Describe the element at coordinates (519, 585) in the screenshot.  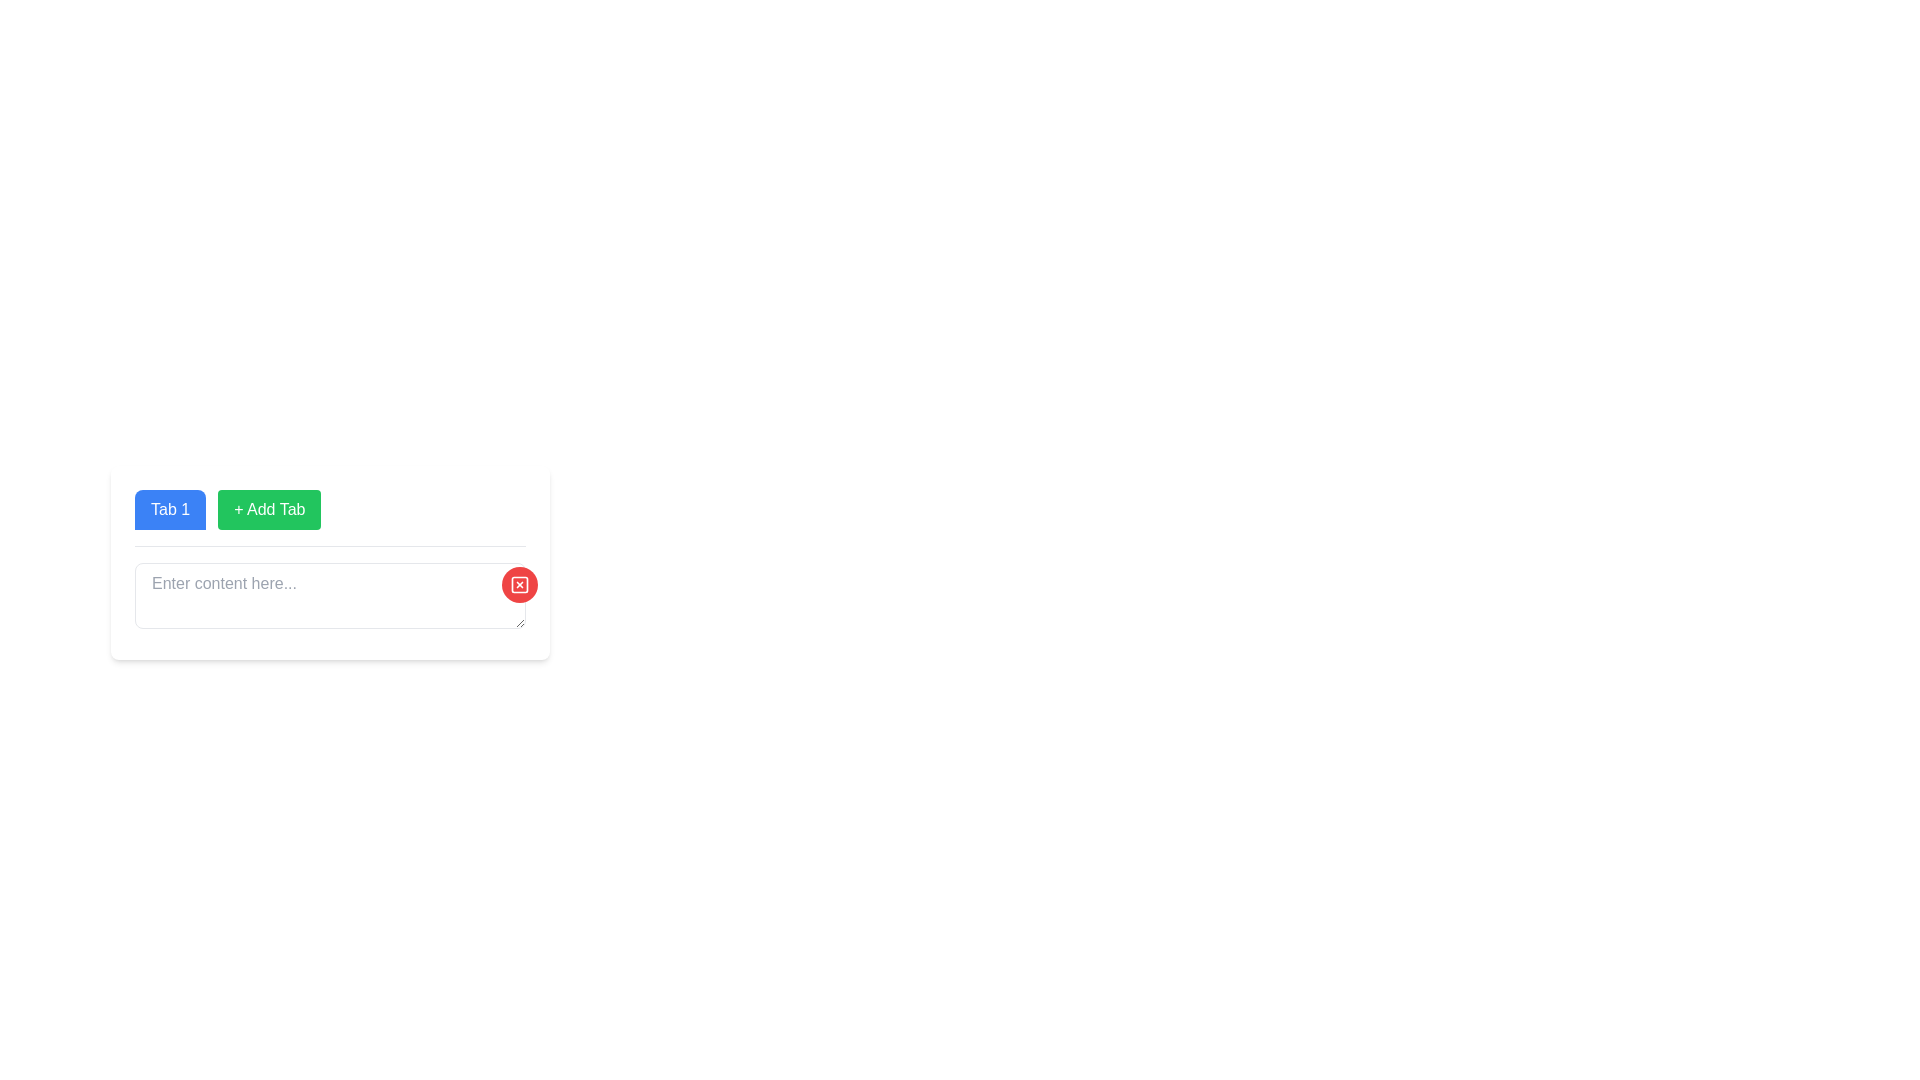
I see `the icon in the bottom-right corner of the 'Remove Tab' button` at that location.